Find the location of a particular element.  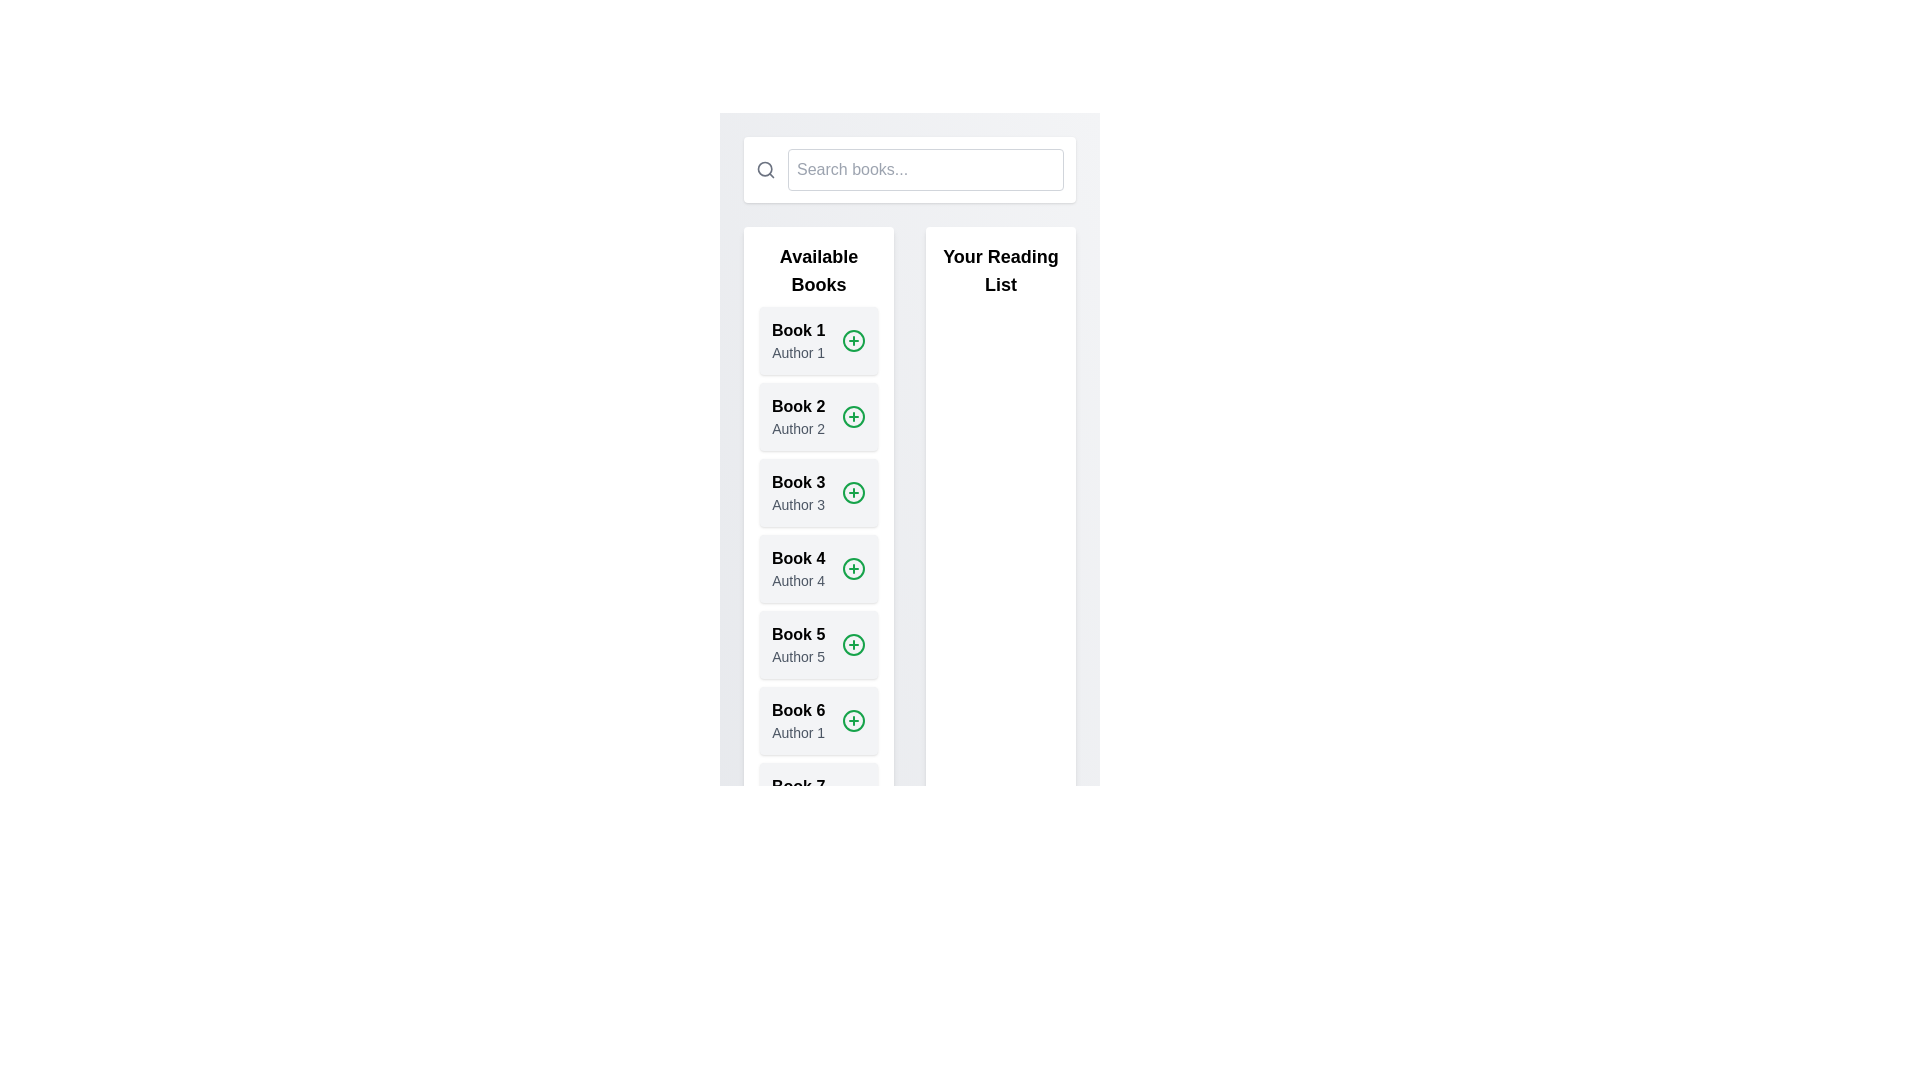

the outlined green circle button with a plus sign (+) located to the far-right of the book entry card for 'Book 6' by 'Author 1' in the 'Available Books' section is located at coordinates (854, 721).